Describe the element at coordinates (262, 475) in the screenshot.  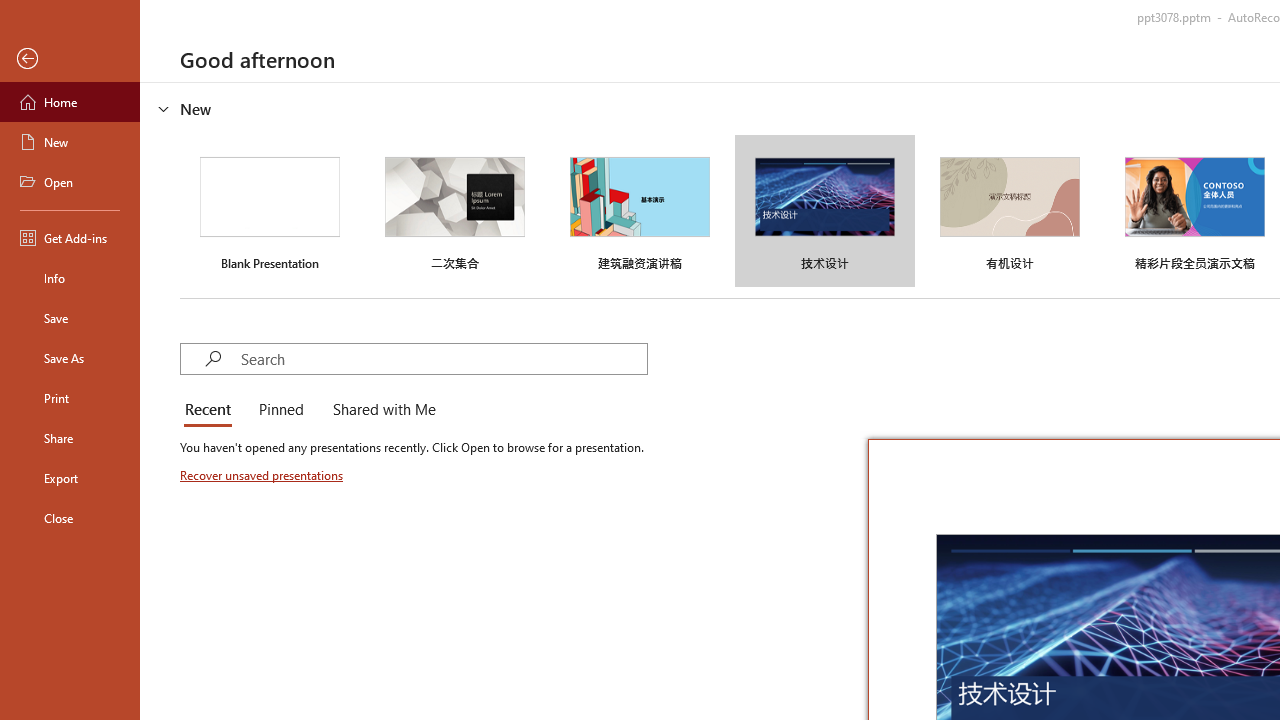
I see `'Recover unsaved presentations'` at that location.